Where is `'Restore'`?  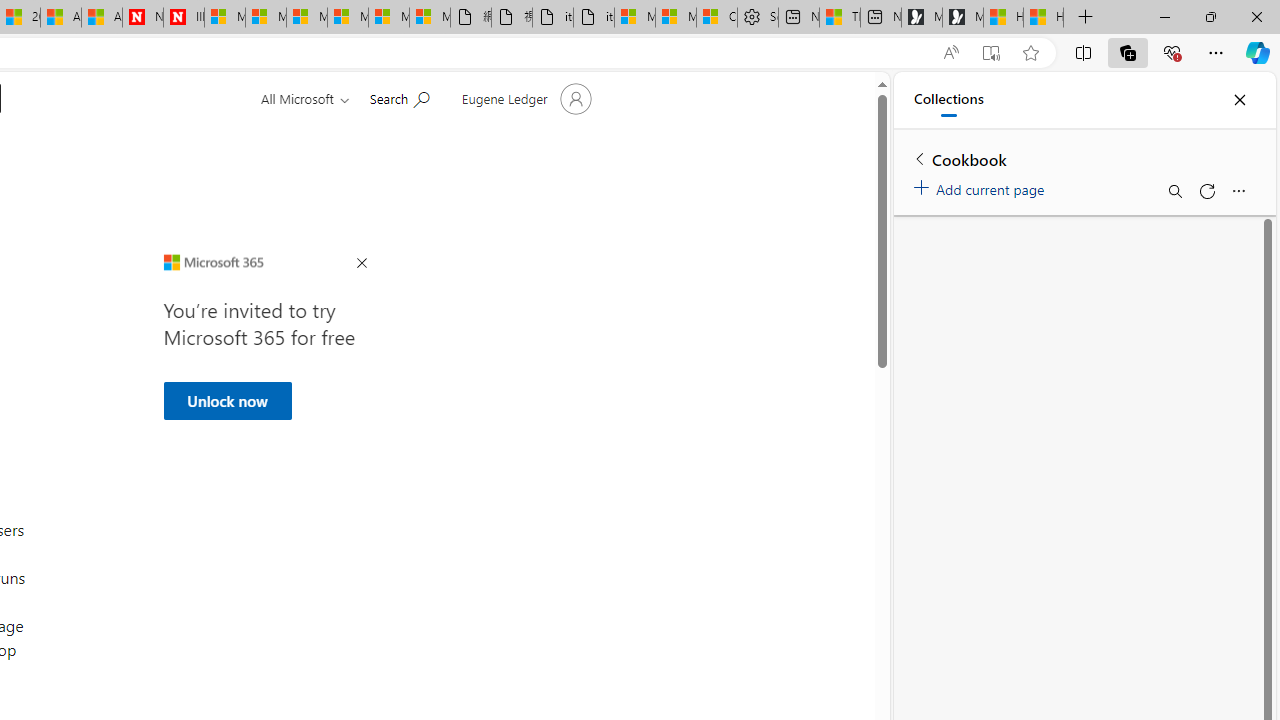 'Restore' is located at coordinates (1209, 16).